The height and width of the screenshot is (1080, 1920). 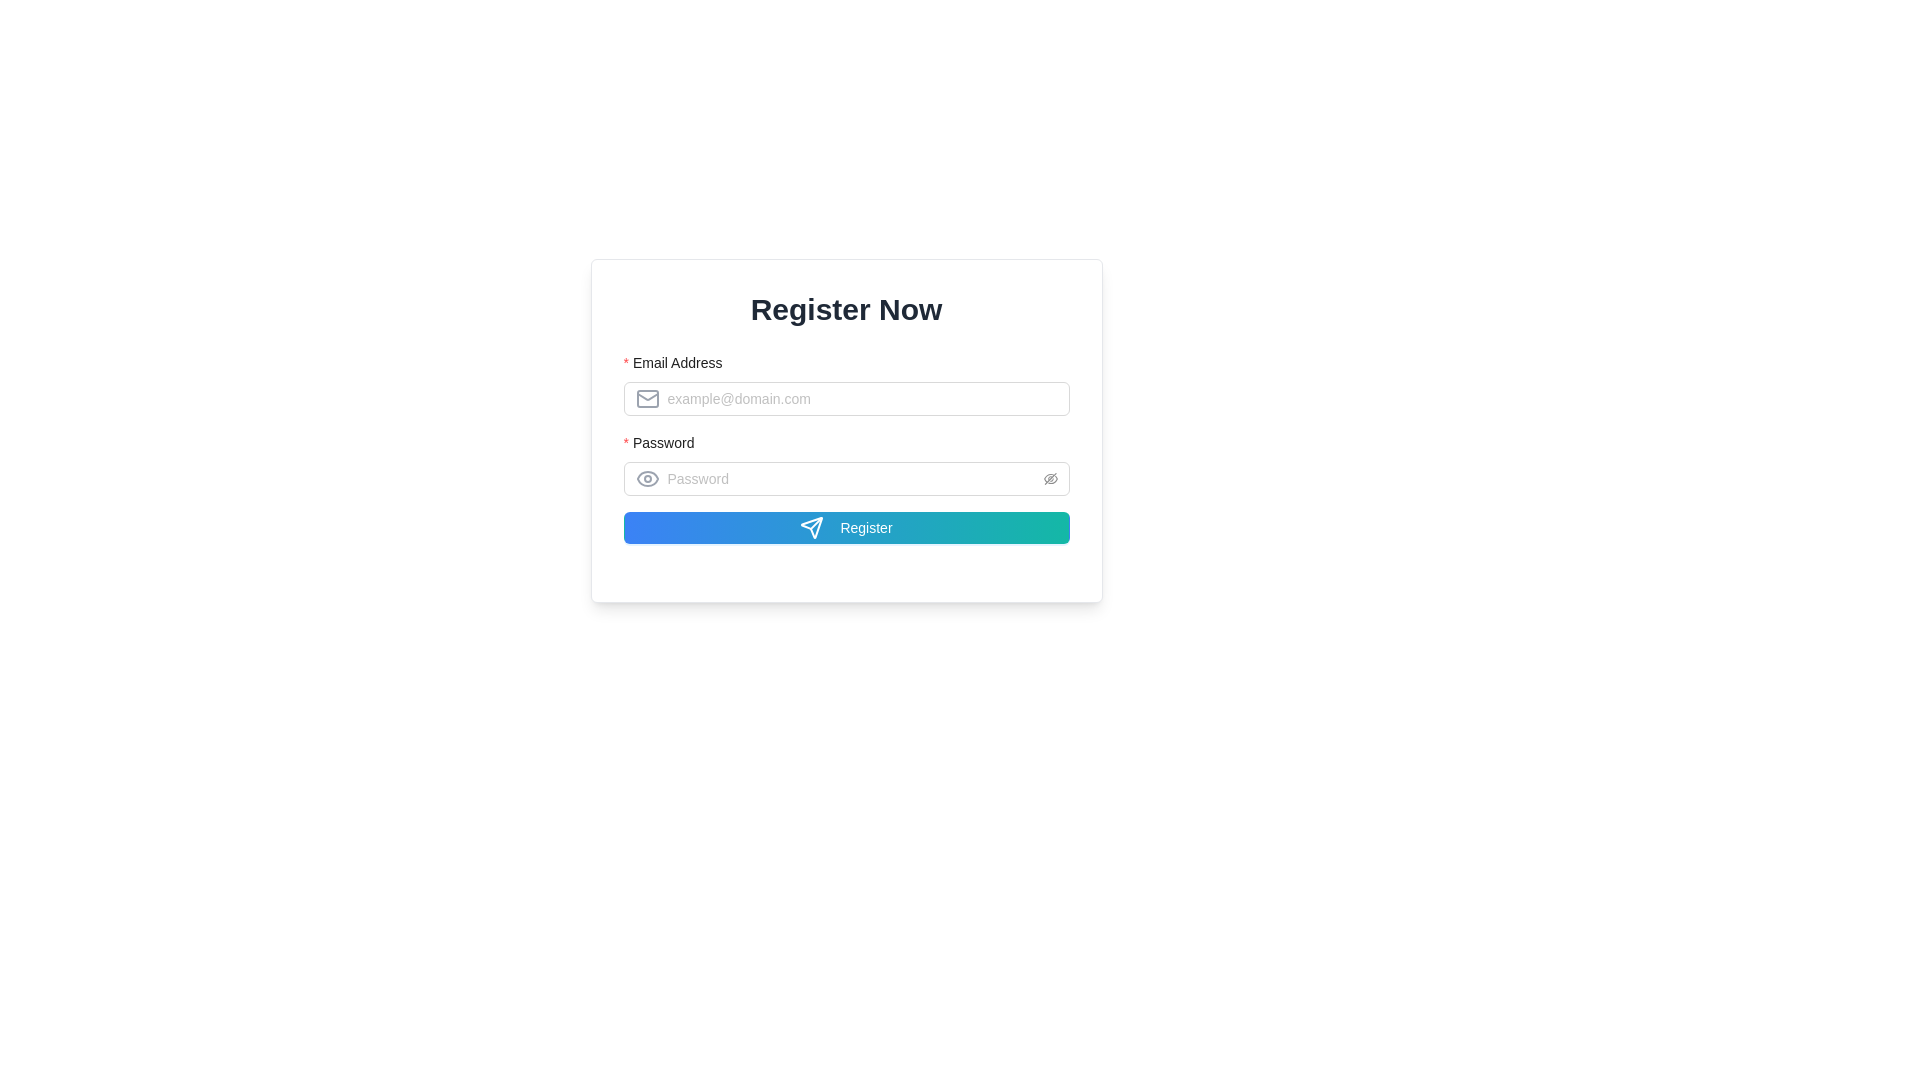 I want to click on and select text within the Password input field, which is visually associated with an eye symbol prefix and an eye-slash suffix, located below the Email Address input field, so click(x=846, y=478).